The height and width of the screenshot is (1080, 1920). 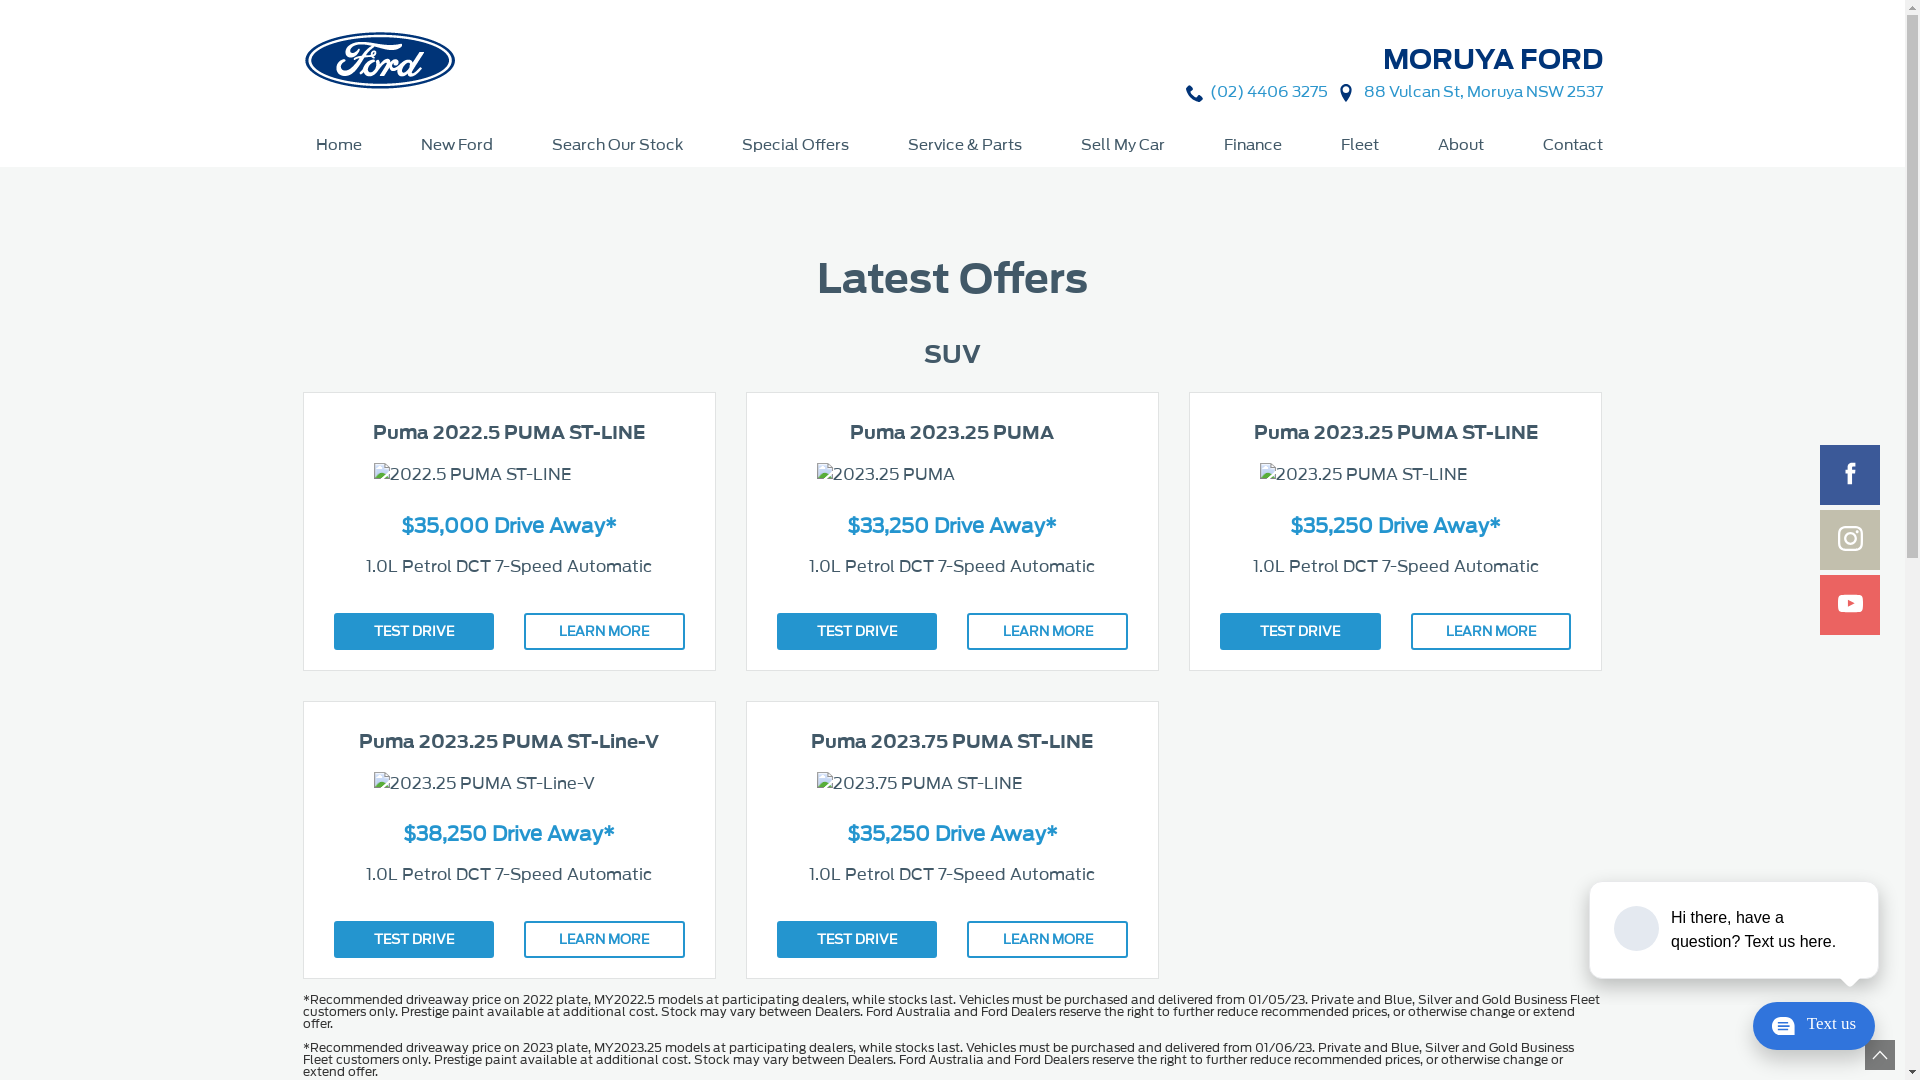 I want to click on 'podium webchat widget prompt', so click(x=1733, y=929).